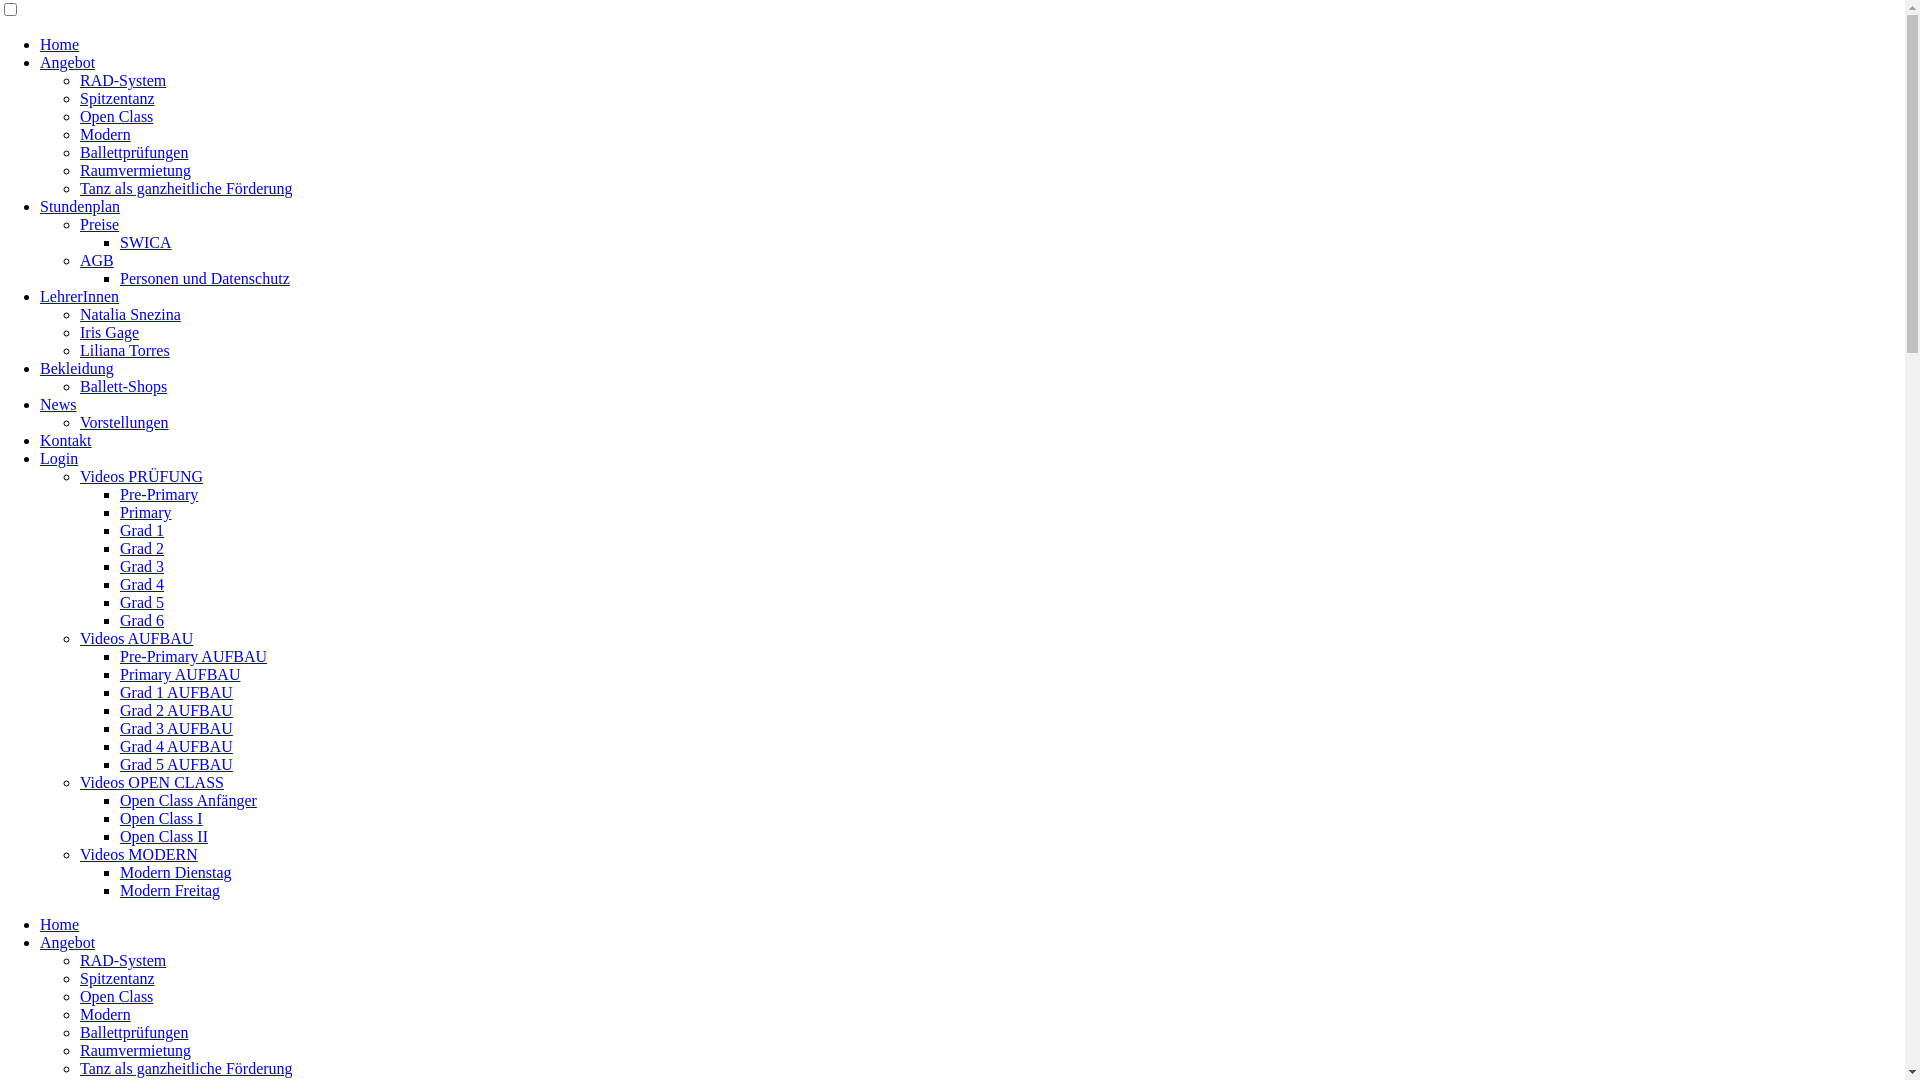  I want to click on 'Liliana Torres', so click(123, 349).